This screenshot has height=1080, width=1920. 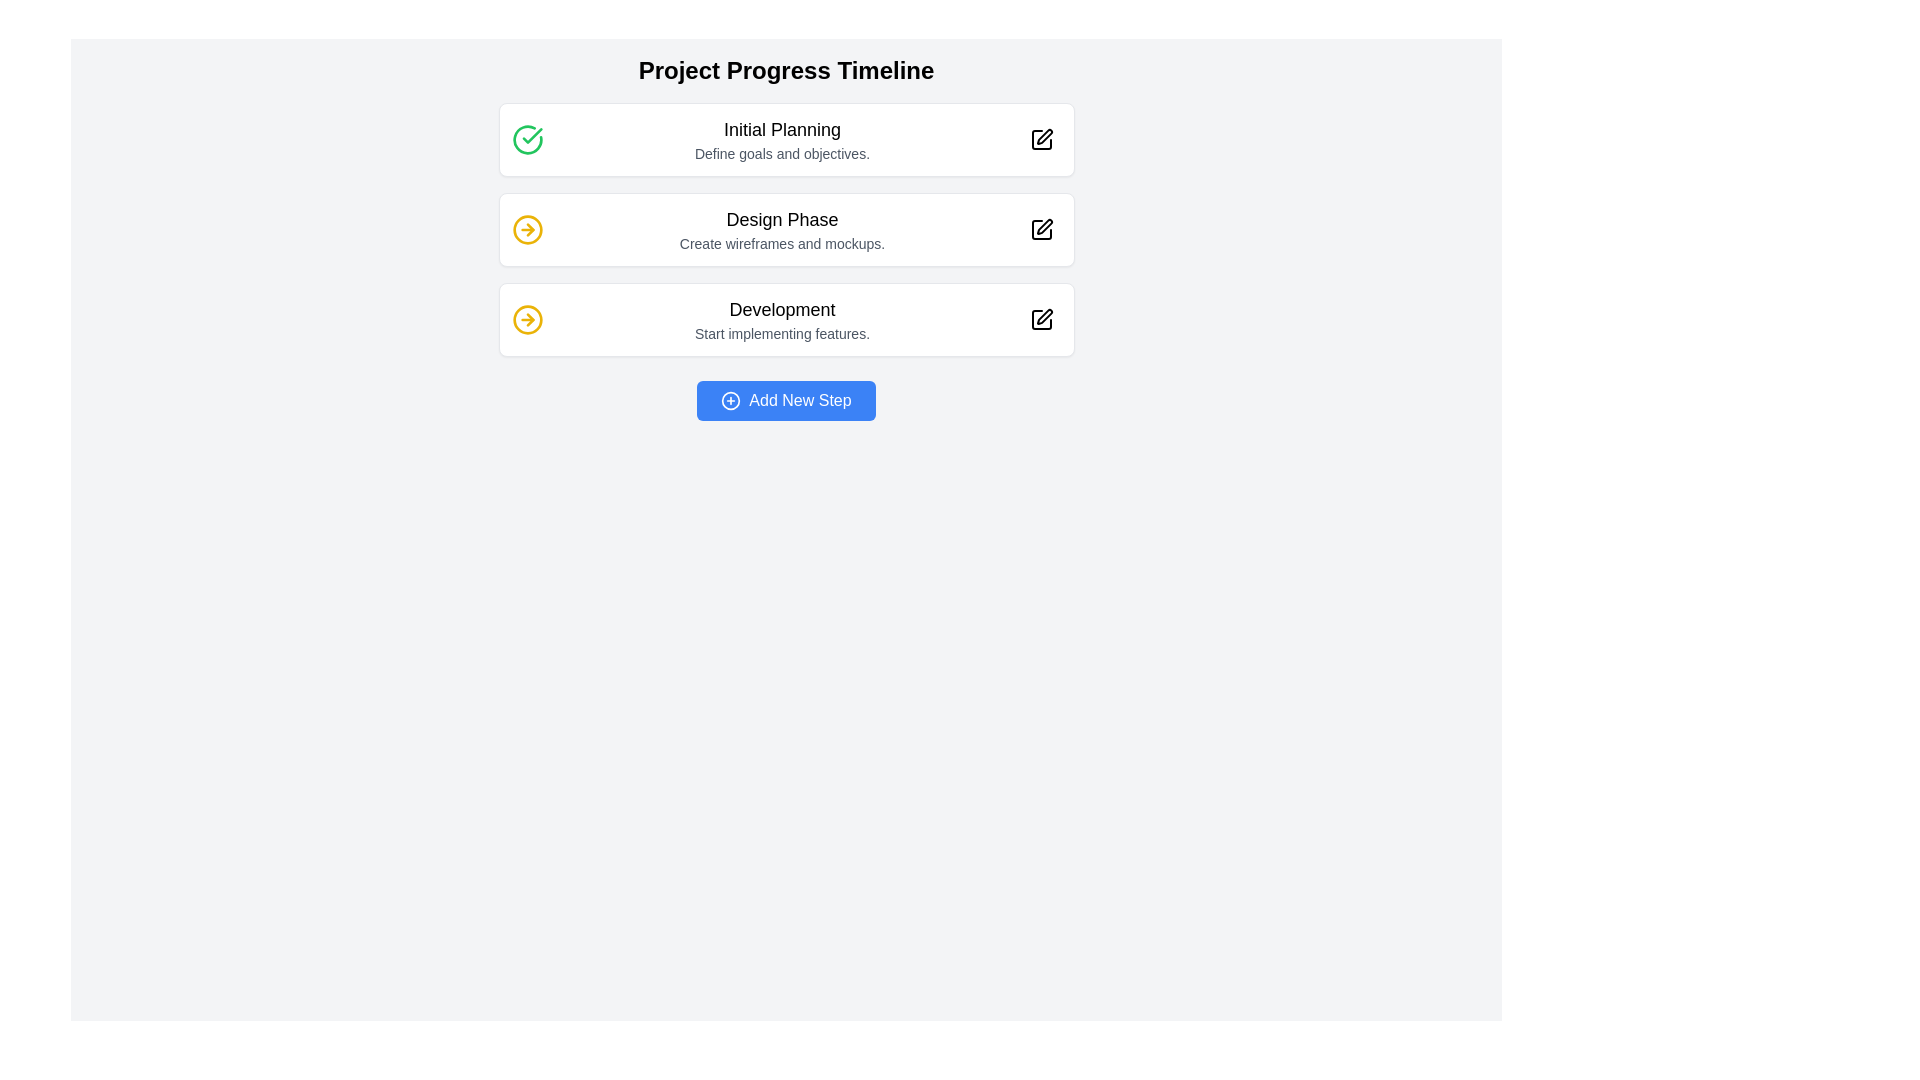 What do you see at coordinates (1040, 319) in the screenshot?
I see `the editing icon component, which is a square with sharp corners and a thin stroke, located at the far right of the 'Development' step in the timeline` at bounding box center [1040, 319].